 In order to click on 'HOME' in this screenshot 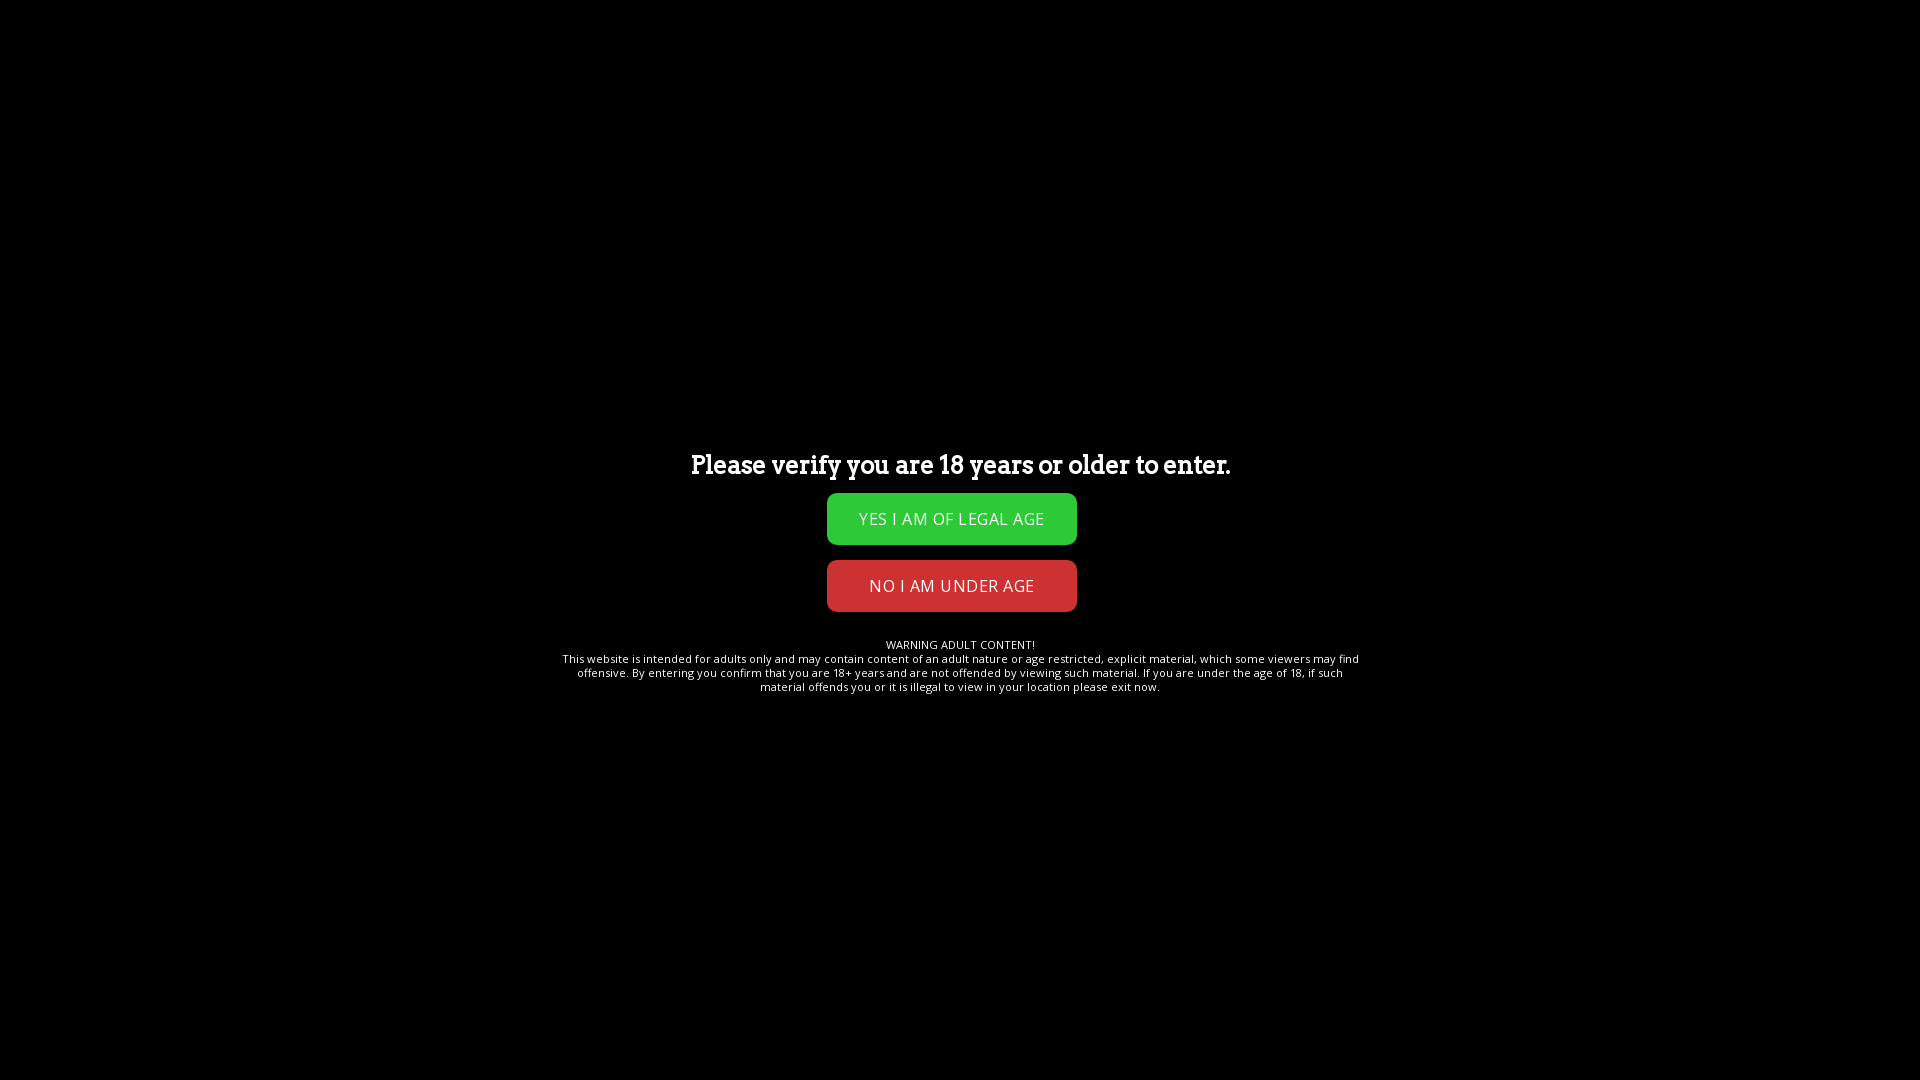, I will do `click(79, 111)`.